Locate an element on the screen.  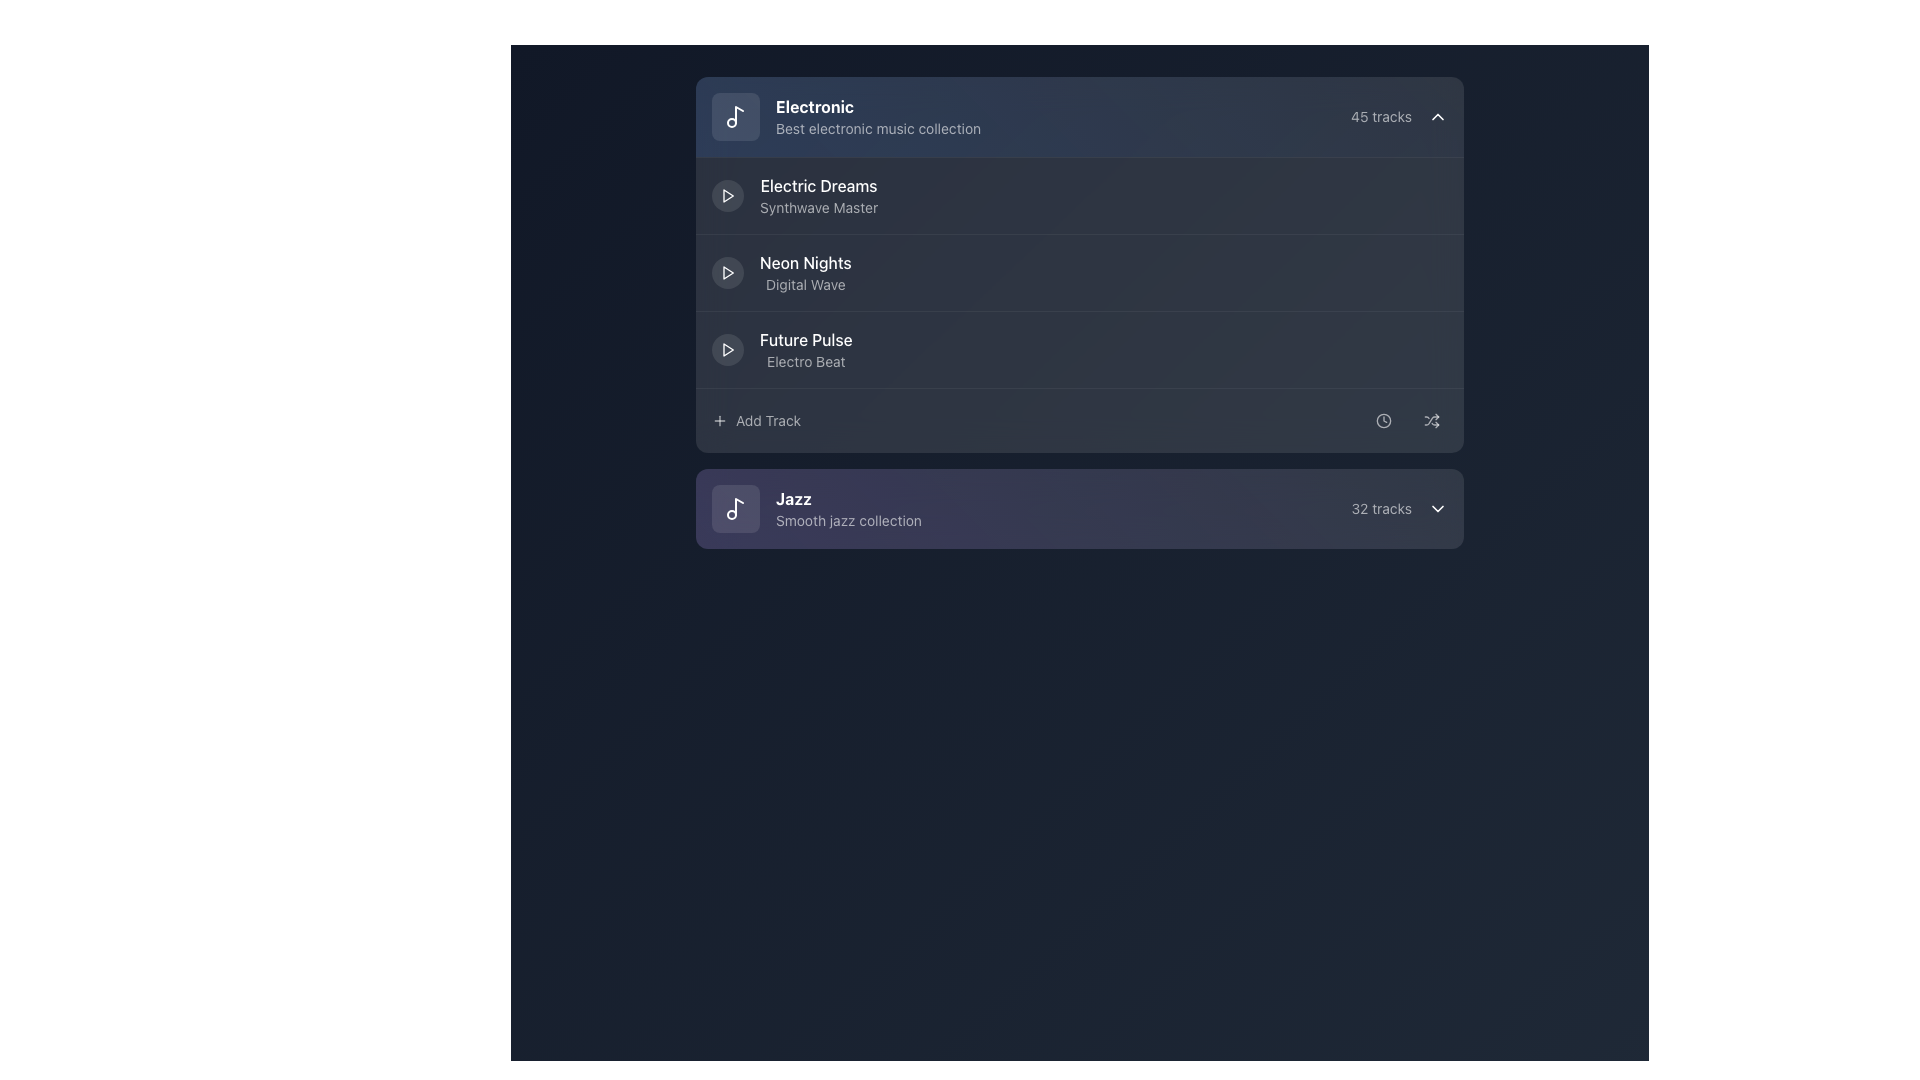
the right-pointing triangular icon representing the control for the 'Neon Nights' track is located at coordinates (727, 273).